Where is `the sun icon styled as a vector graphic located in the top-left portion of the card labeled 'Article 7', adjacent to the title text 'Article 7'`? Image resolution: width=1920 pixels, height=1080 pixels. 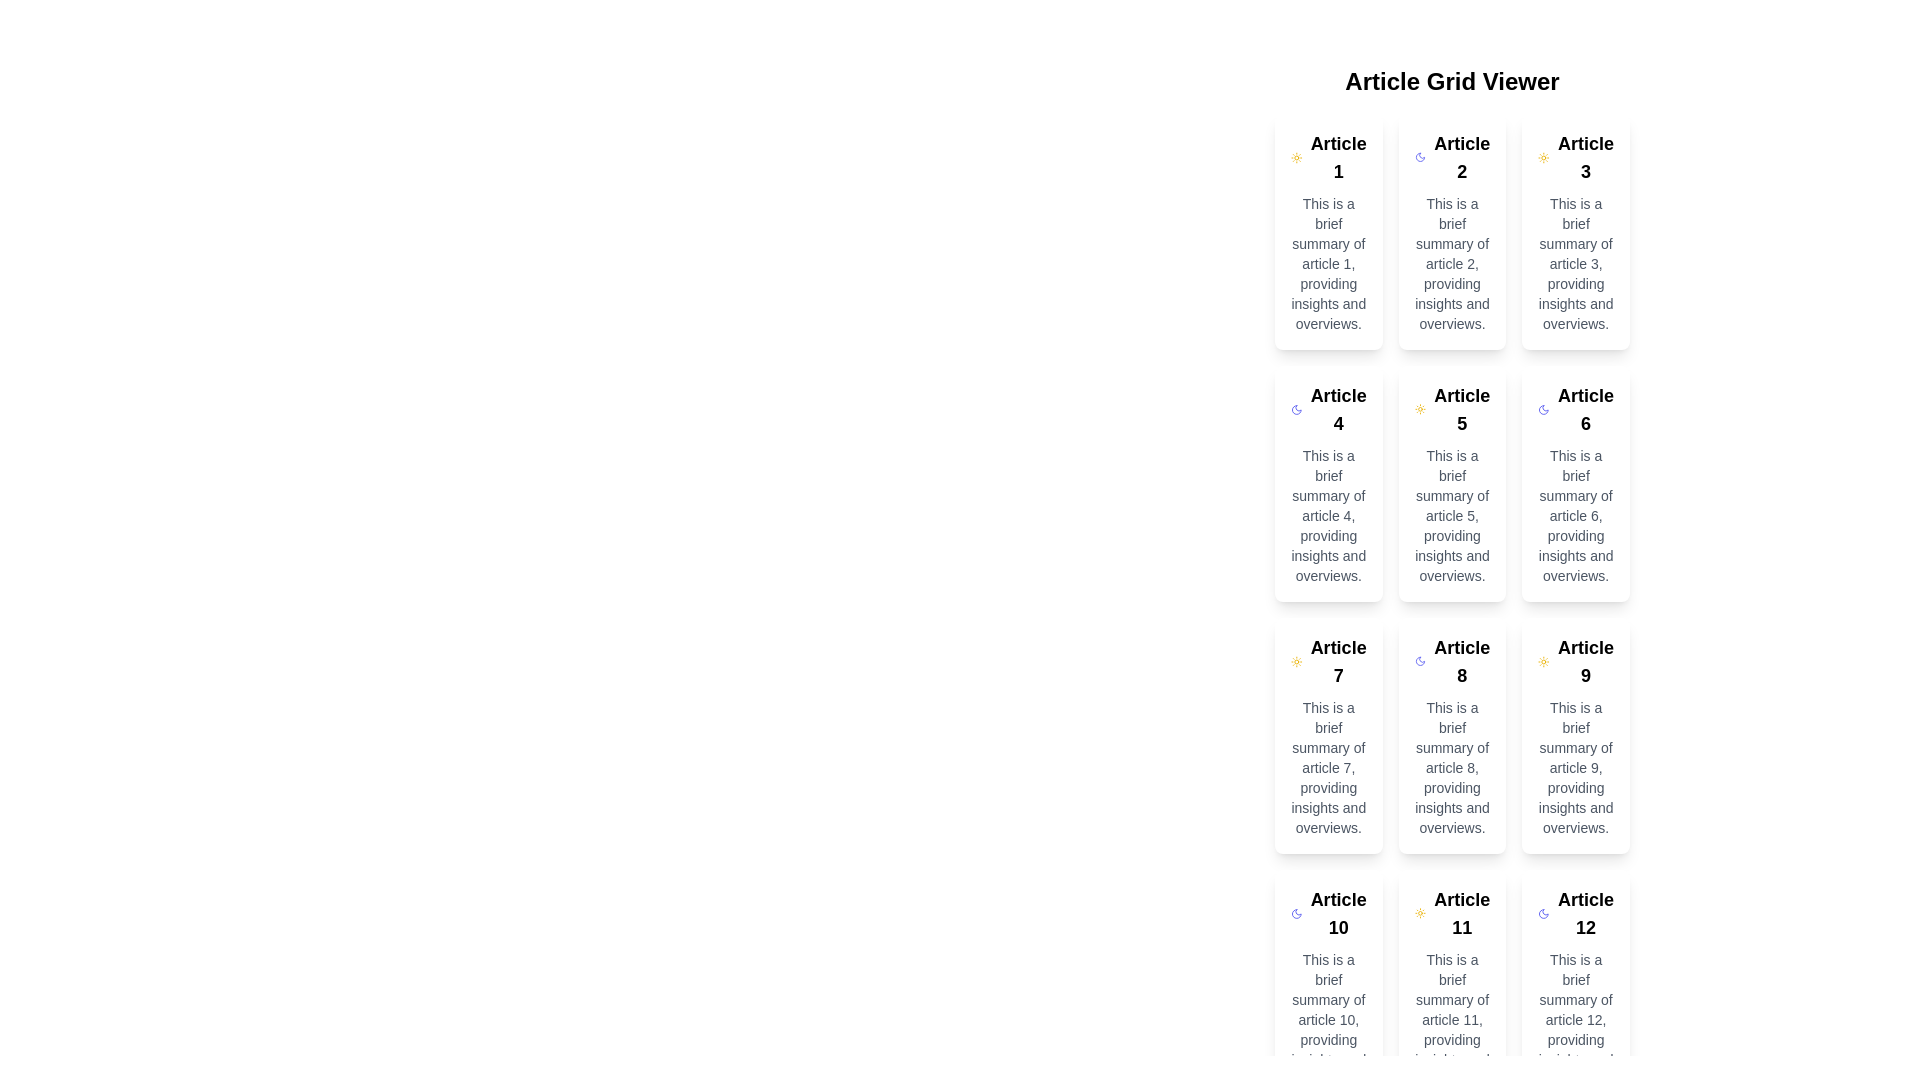 the sun icon styled as a vector graphic located in the top-left portion of the card labeled 'Article 7', adjacent to the title text 'Article 7' is located at coordinates (1296, 662).